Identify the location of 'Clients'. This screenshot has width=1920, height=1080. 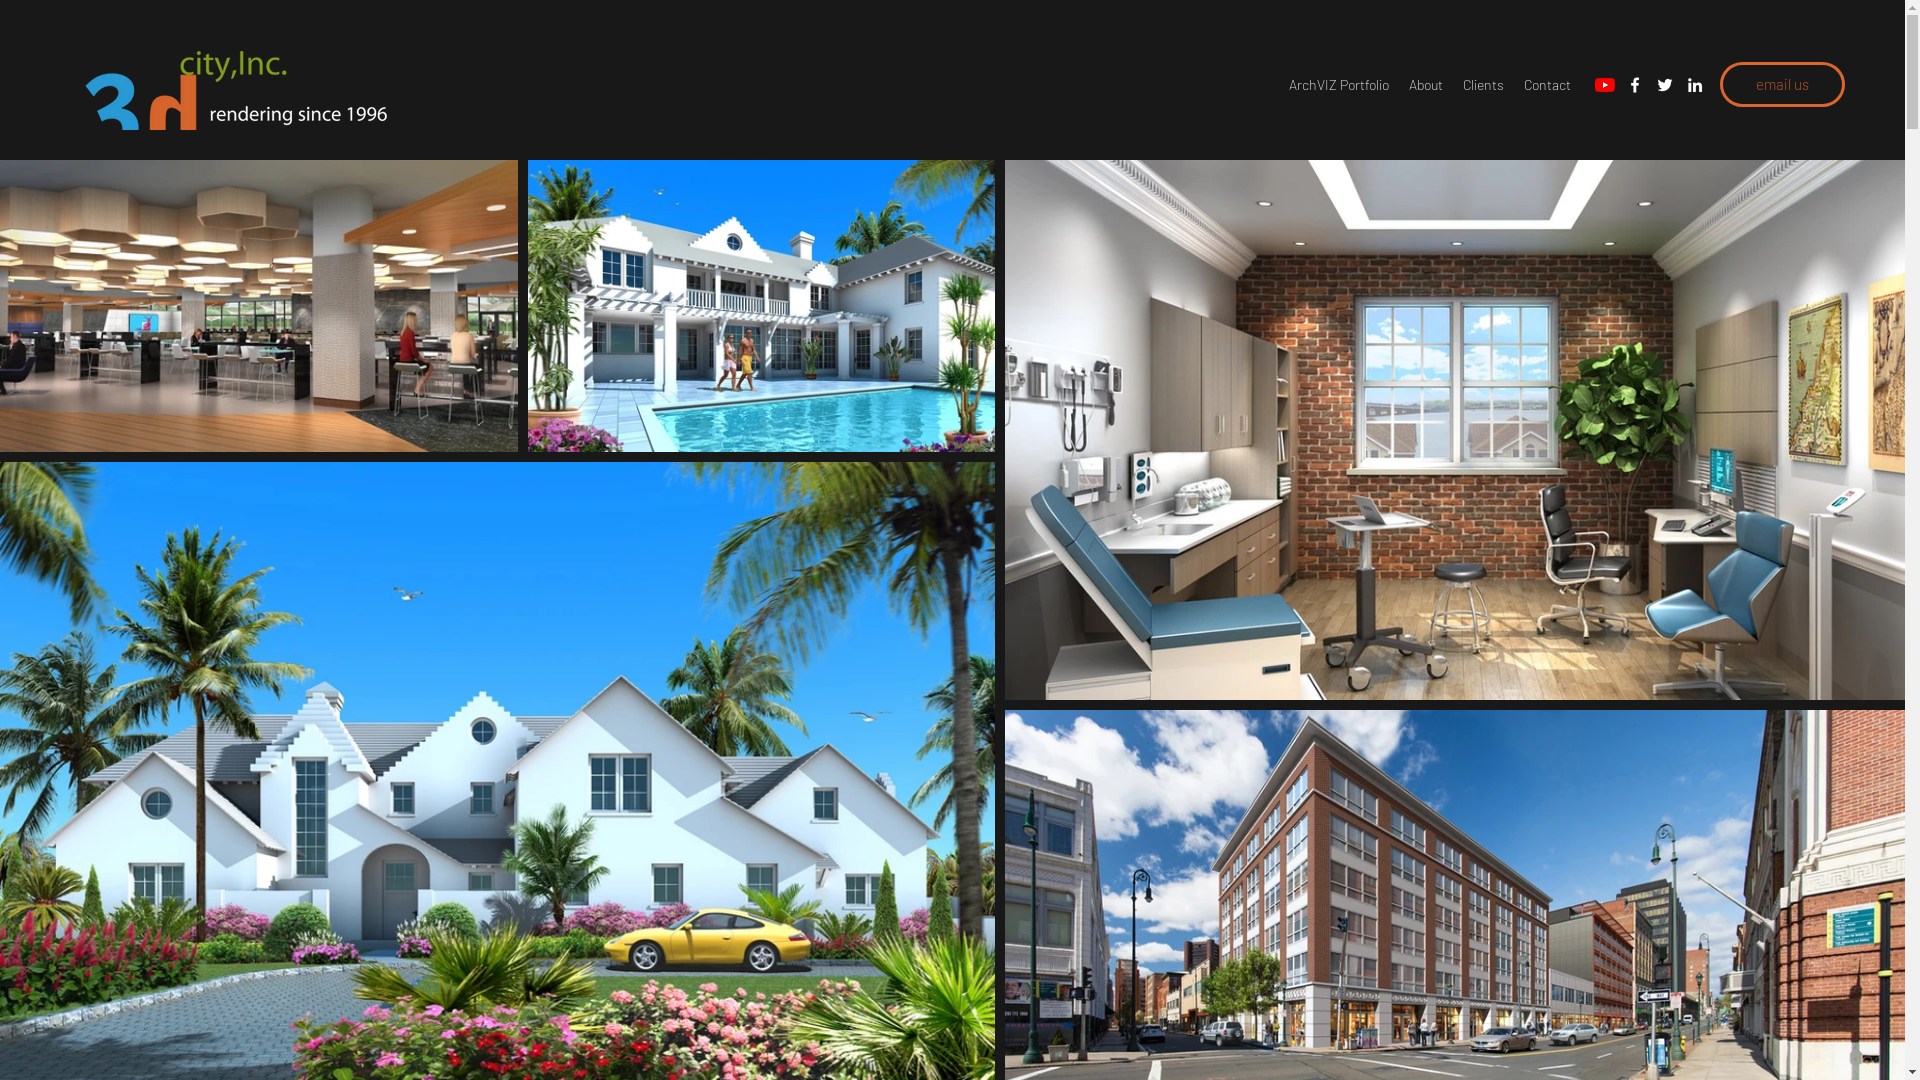
(1483, 83).